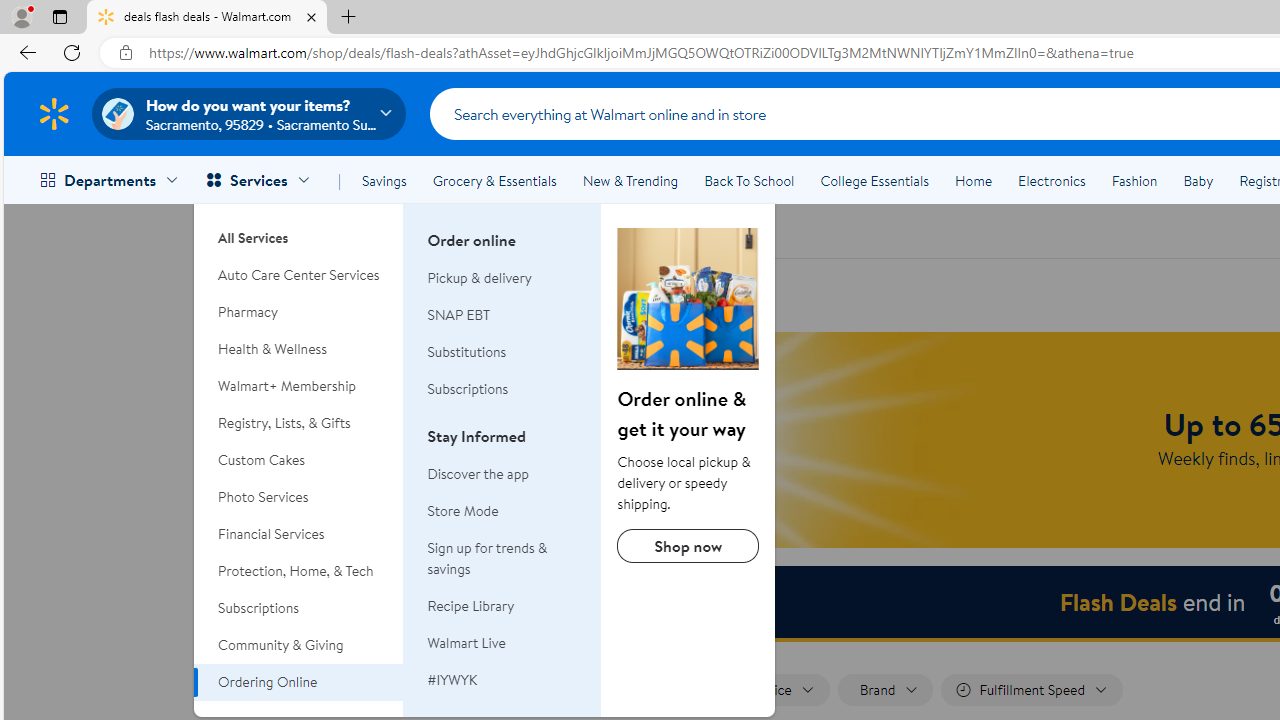 This screenshot has height=720, width=1280. What do you see at coordinates (884, 689) in the screenshot?
I see `'Filter by Brand not applied, activate to change'` at bounding box center [884, 689].